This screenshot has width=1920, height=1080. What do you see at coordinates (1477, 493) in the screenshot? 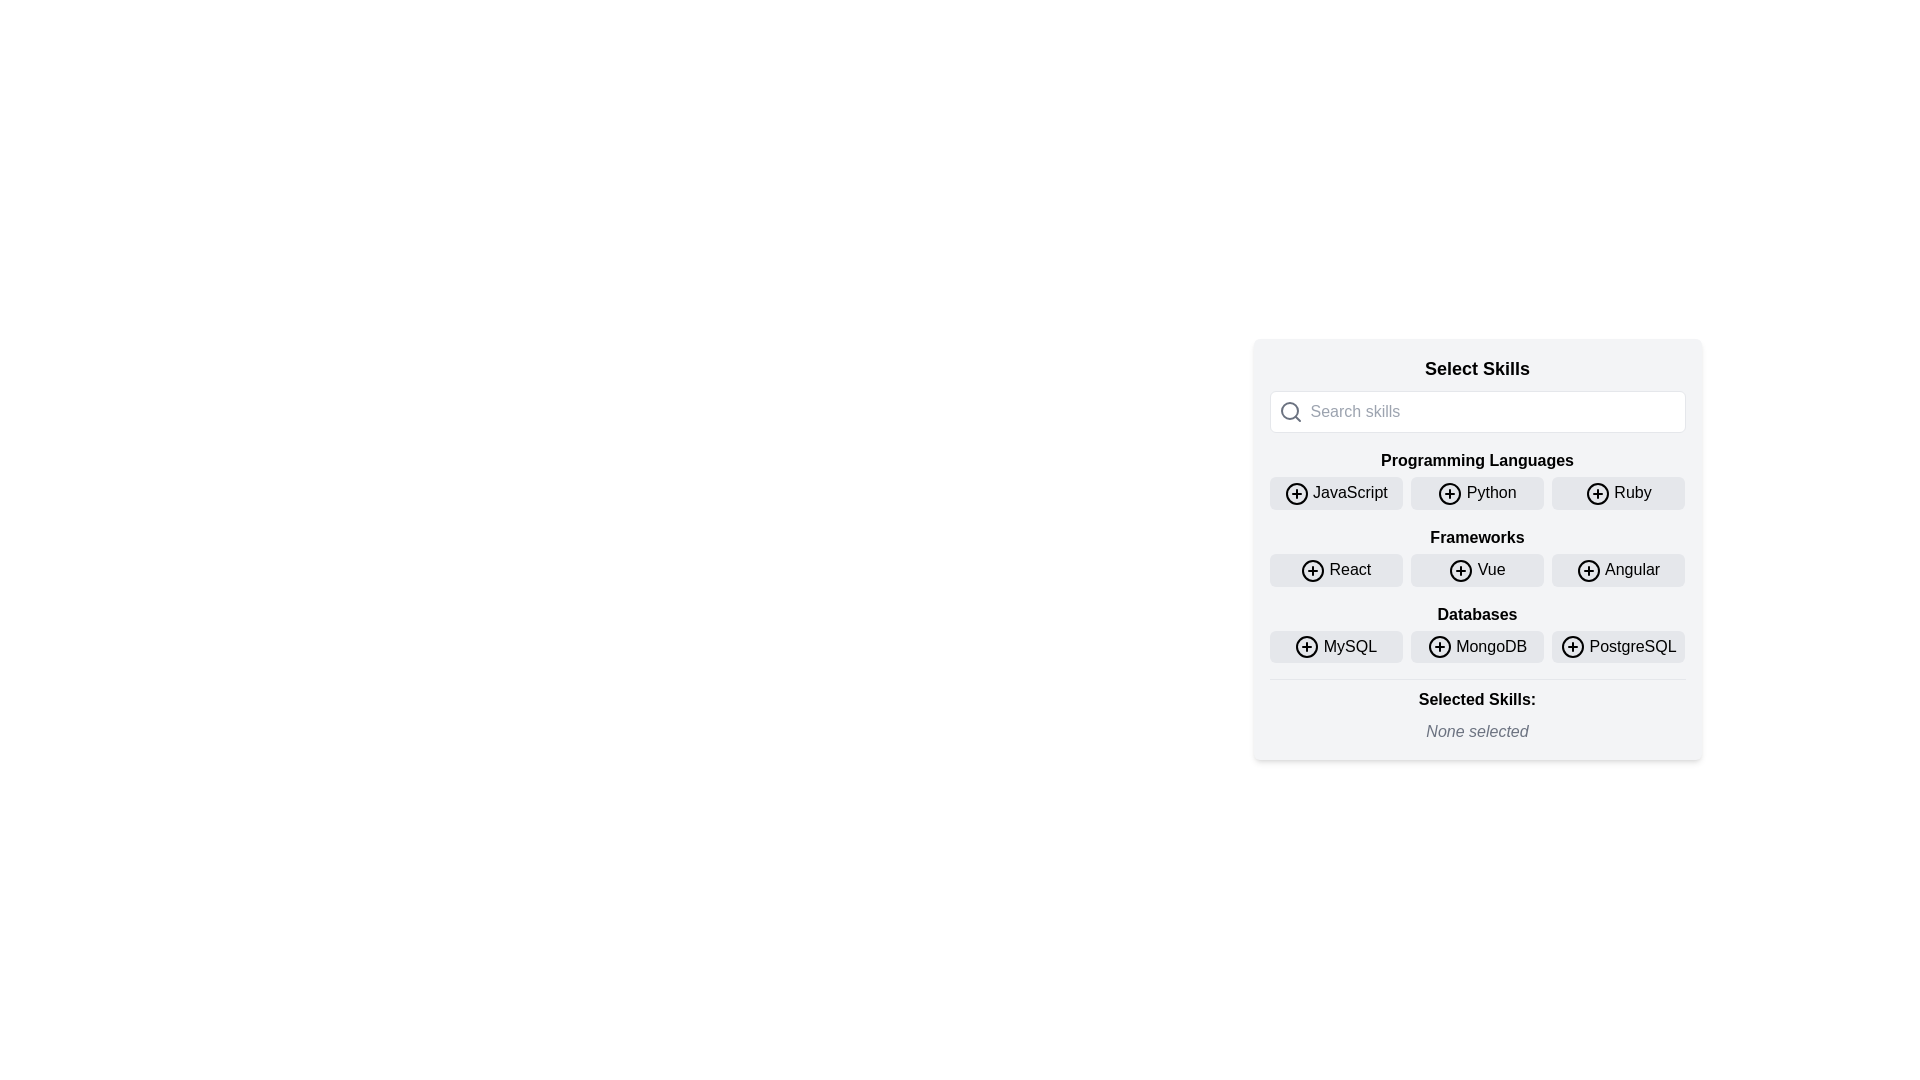
I see `the button labeled 'Python'` at bounding box center [1477, 493].